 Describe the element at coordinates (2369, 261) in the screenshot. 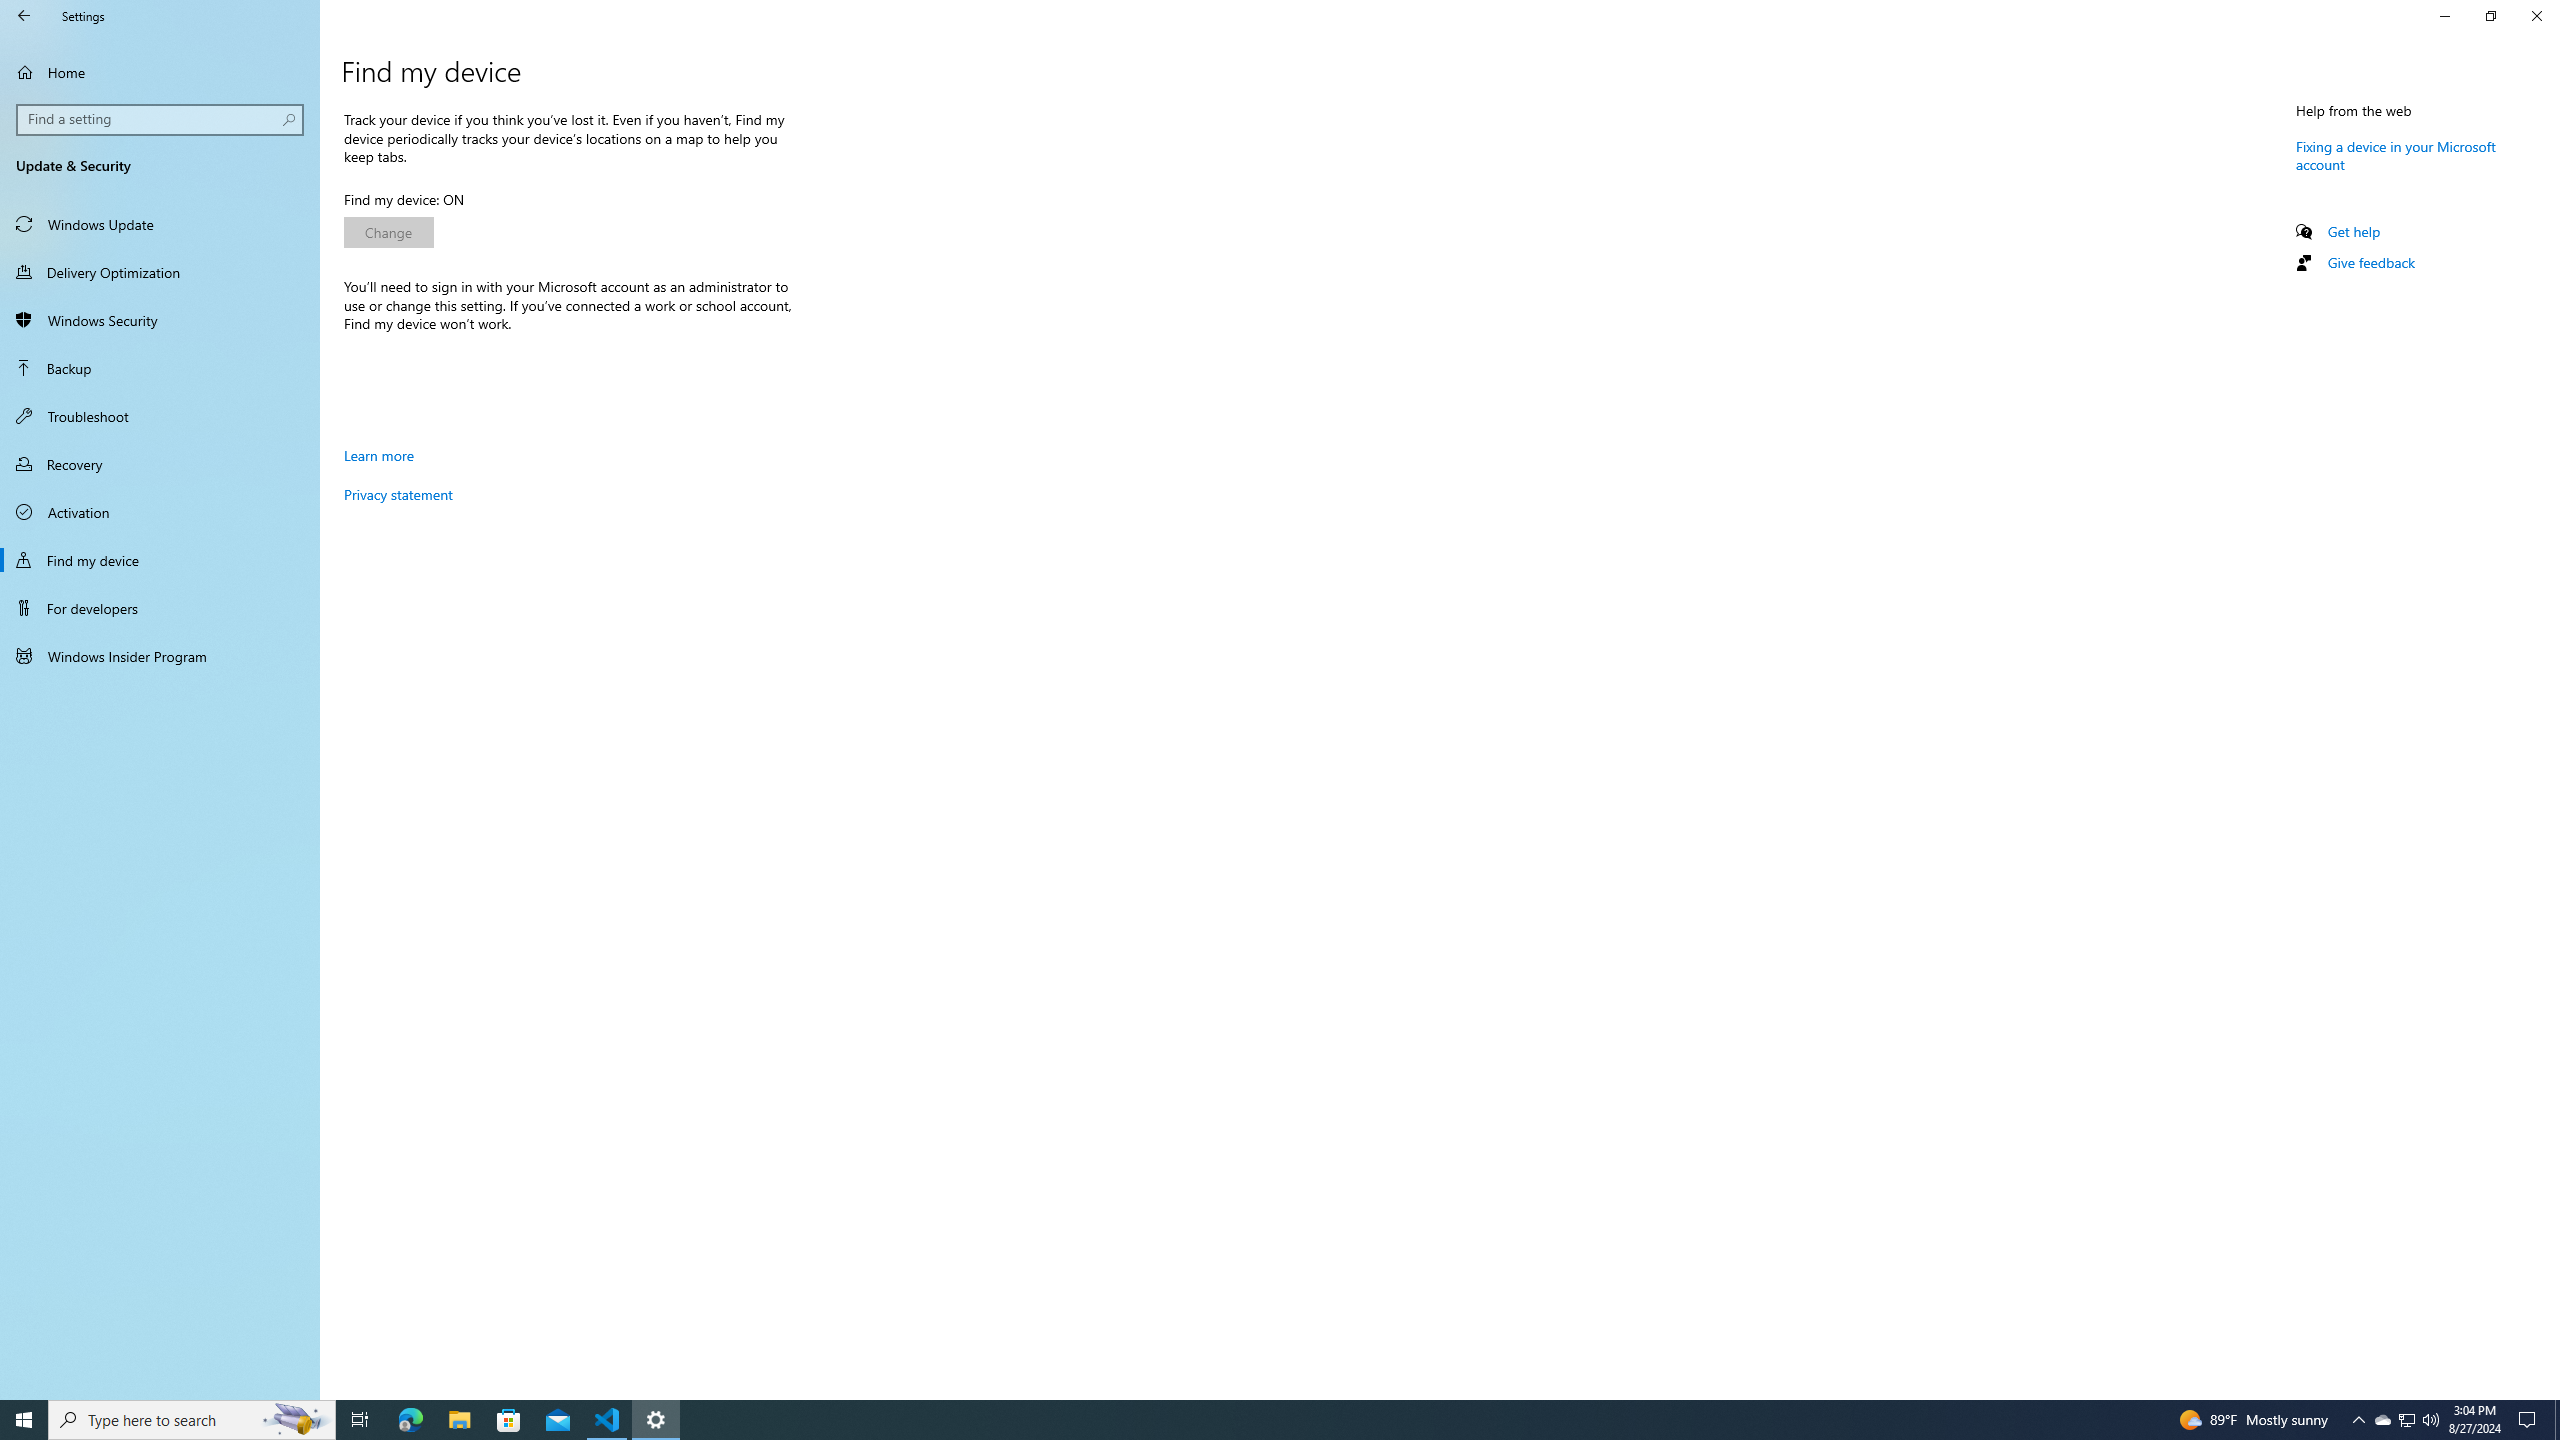

I see `'Give feedback'` at that location.